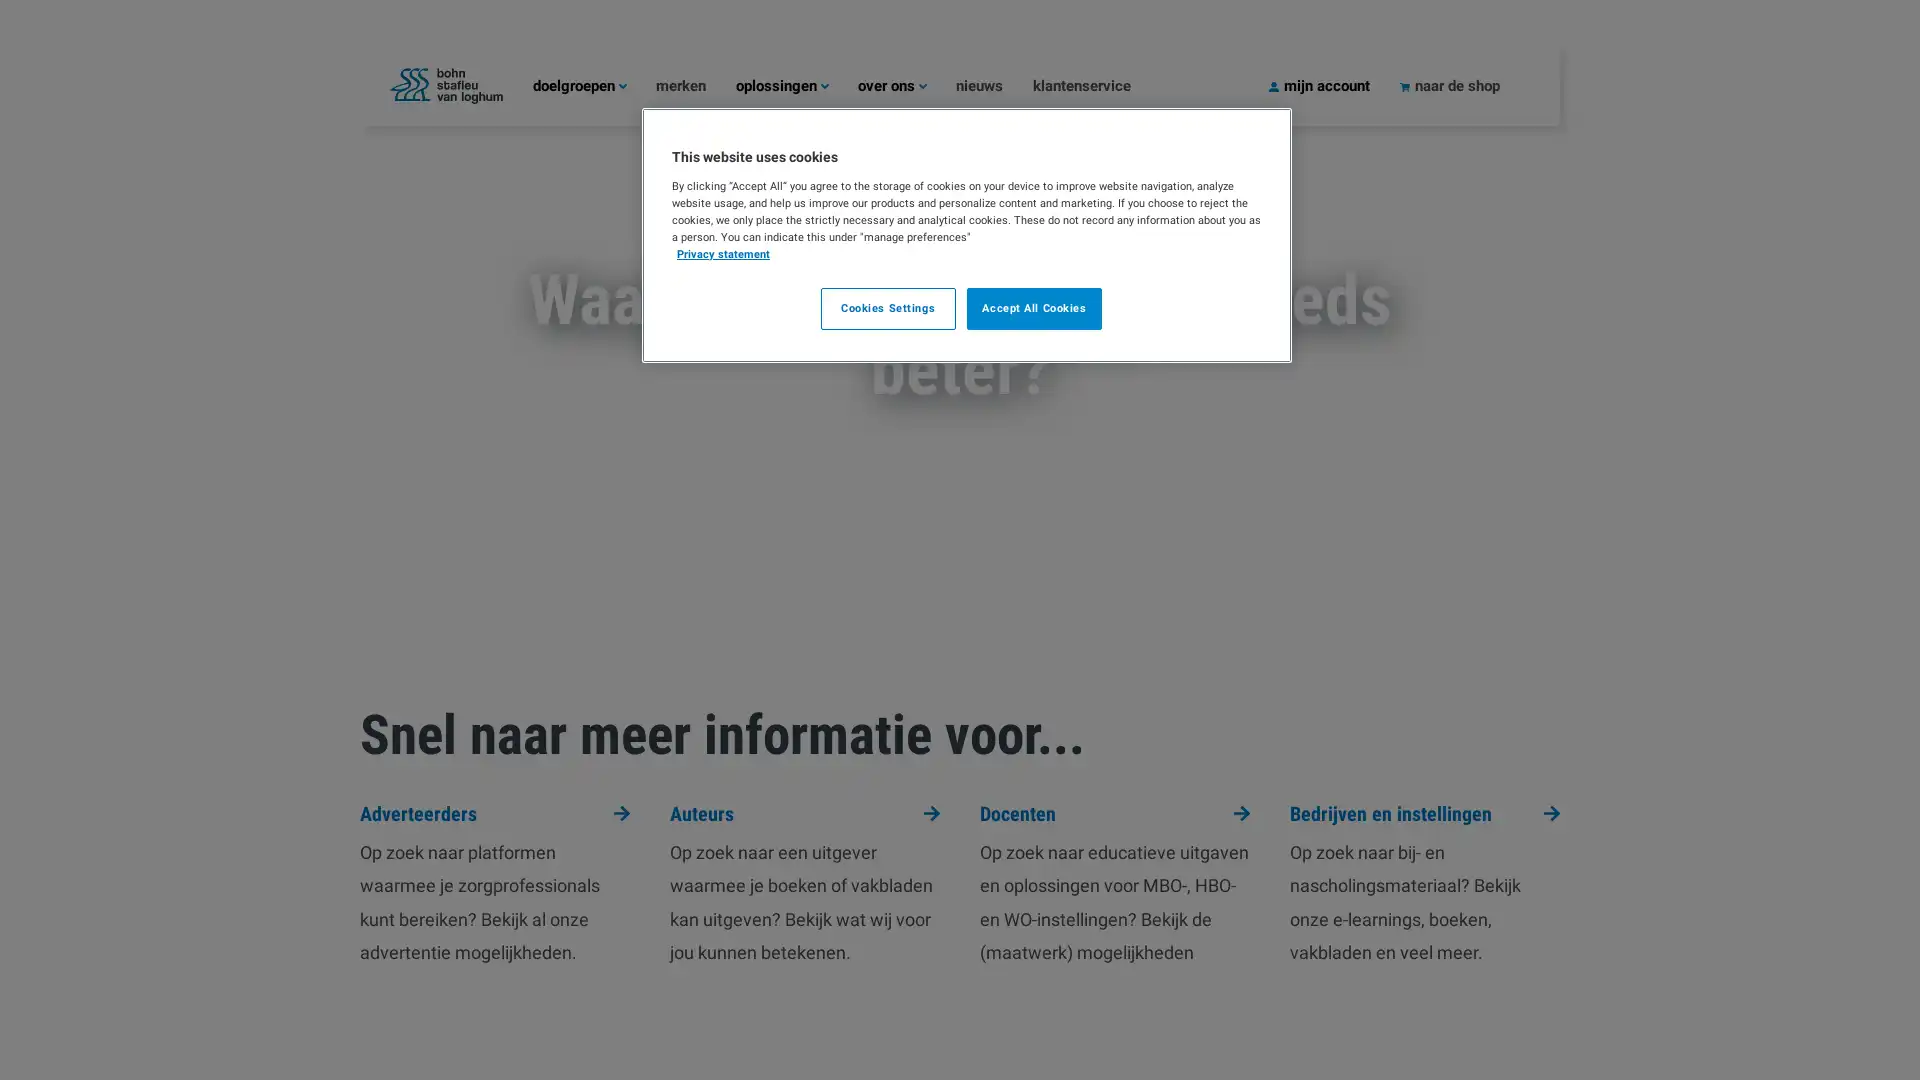 The image size is (1920, 1080). I want to click on oplossingen, so click(795, 84).